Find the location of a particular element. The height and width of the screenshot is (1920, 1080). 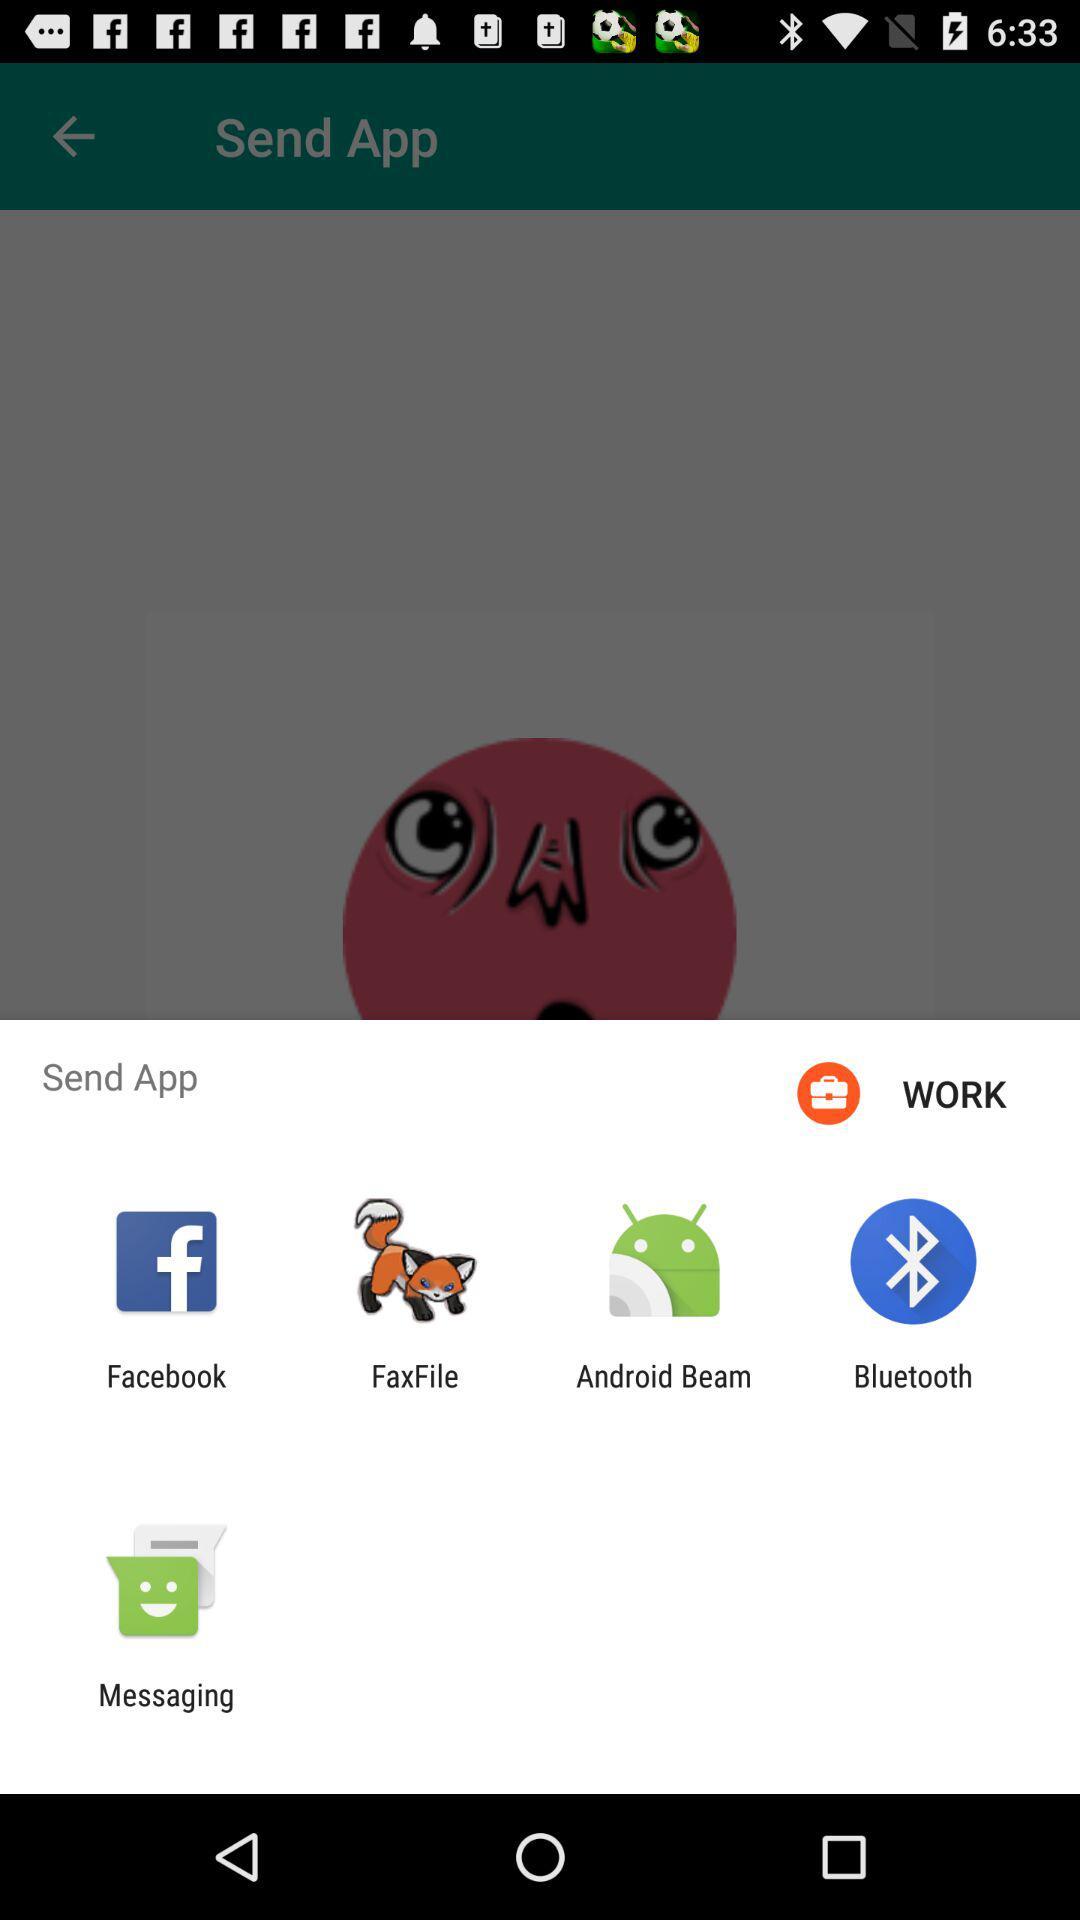

messaging app is located at coordinates (165, 1711).